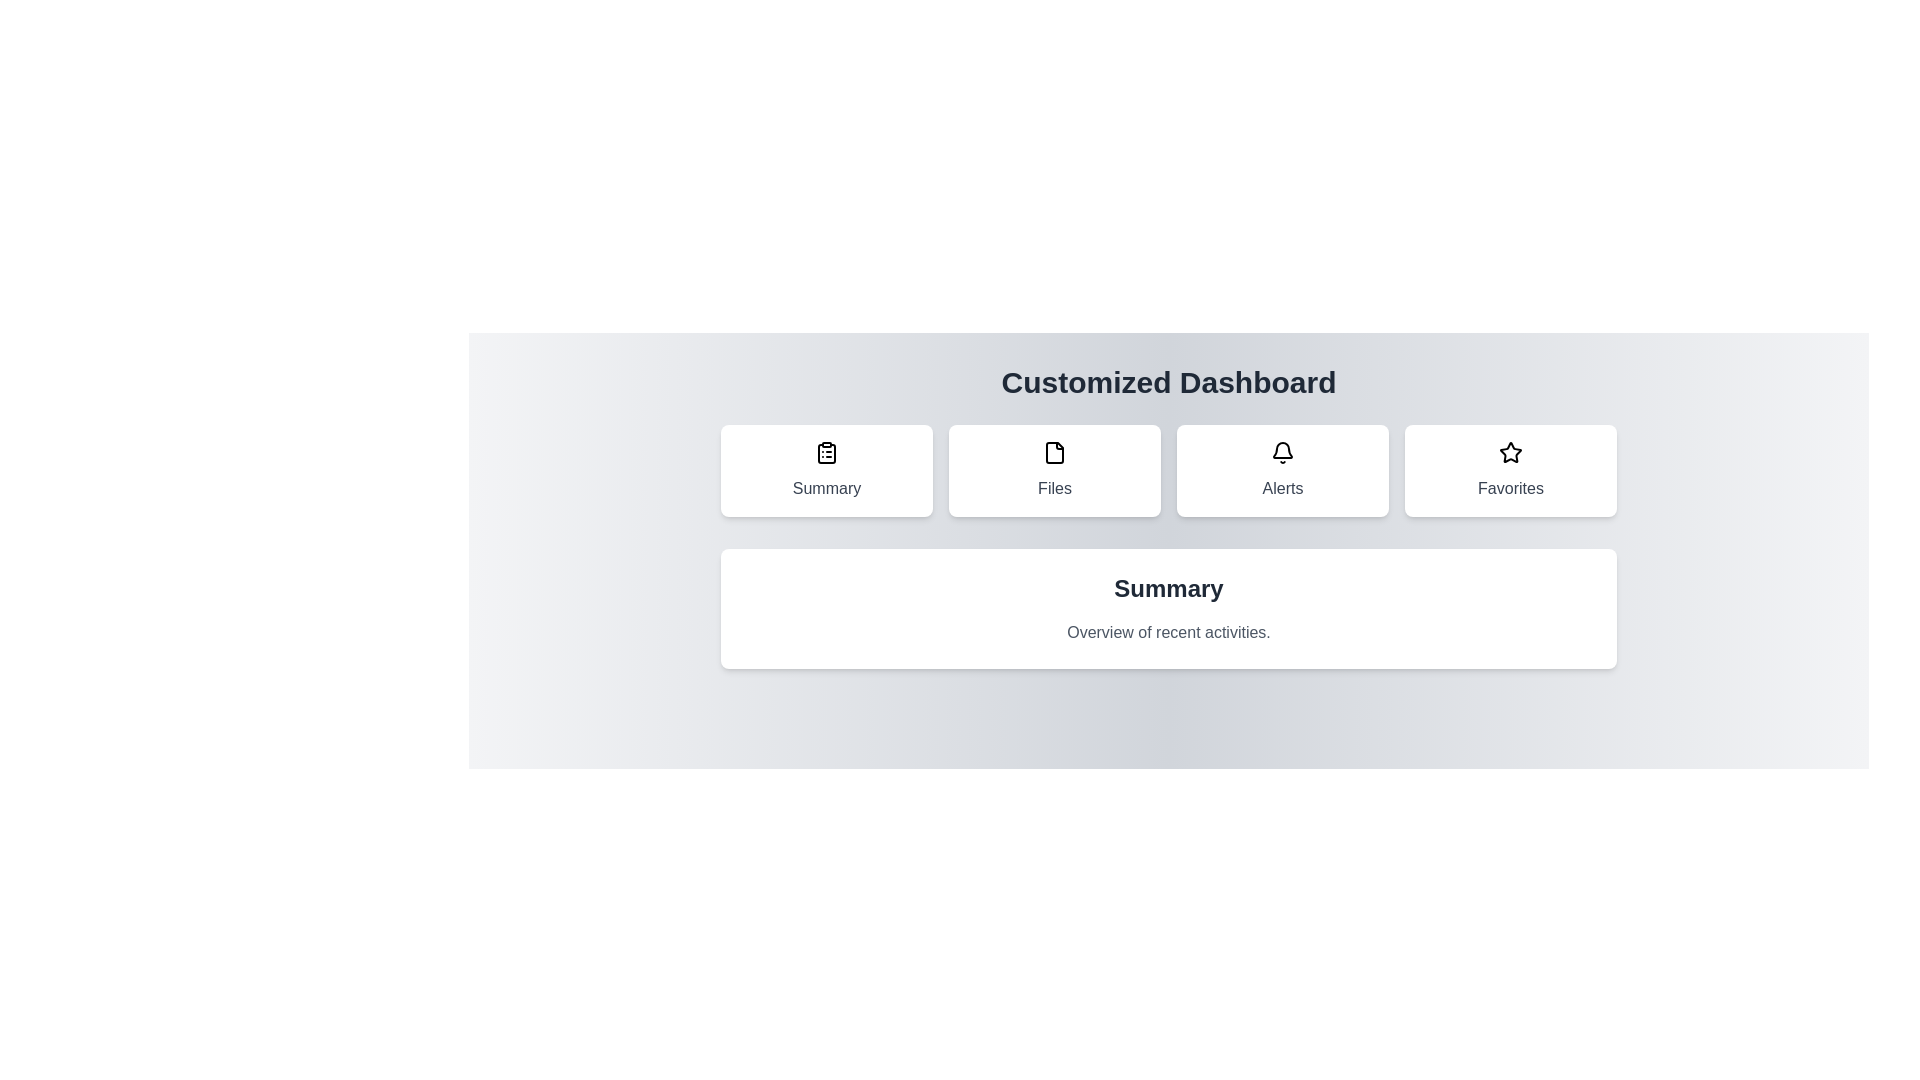  Describe the element at coordinates (1169, 632) in the screenshot. I see `the static text element located below the 'Summary' heading, which provides a brief description of recent activities` at that location.